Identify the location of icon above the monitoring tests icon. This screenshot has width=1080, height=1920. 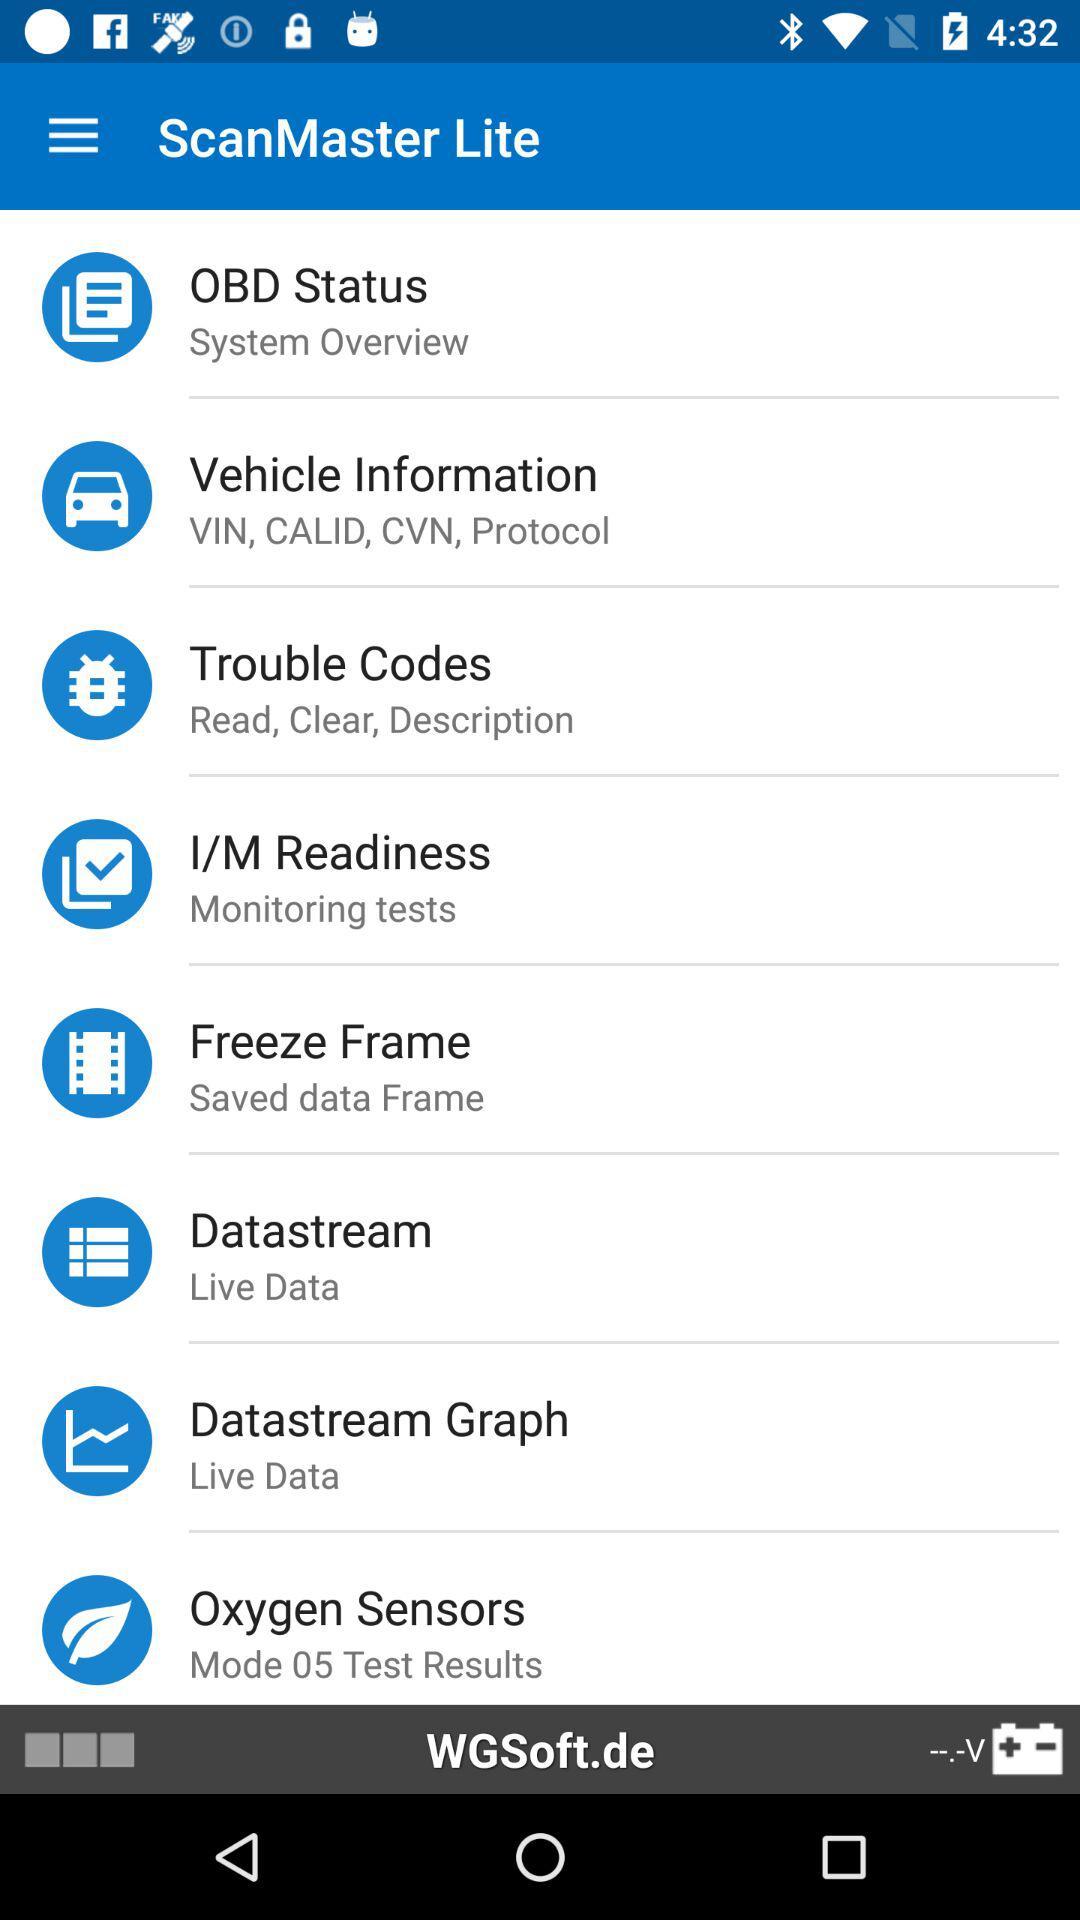
(634, 850).